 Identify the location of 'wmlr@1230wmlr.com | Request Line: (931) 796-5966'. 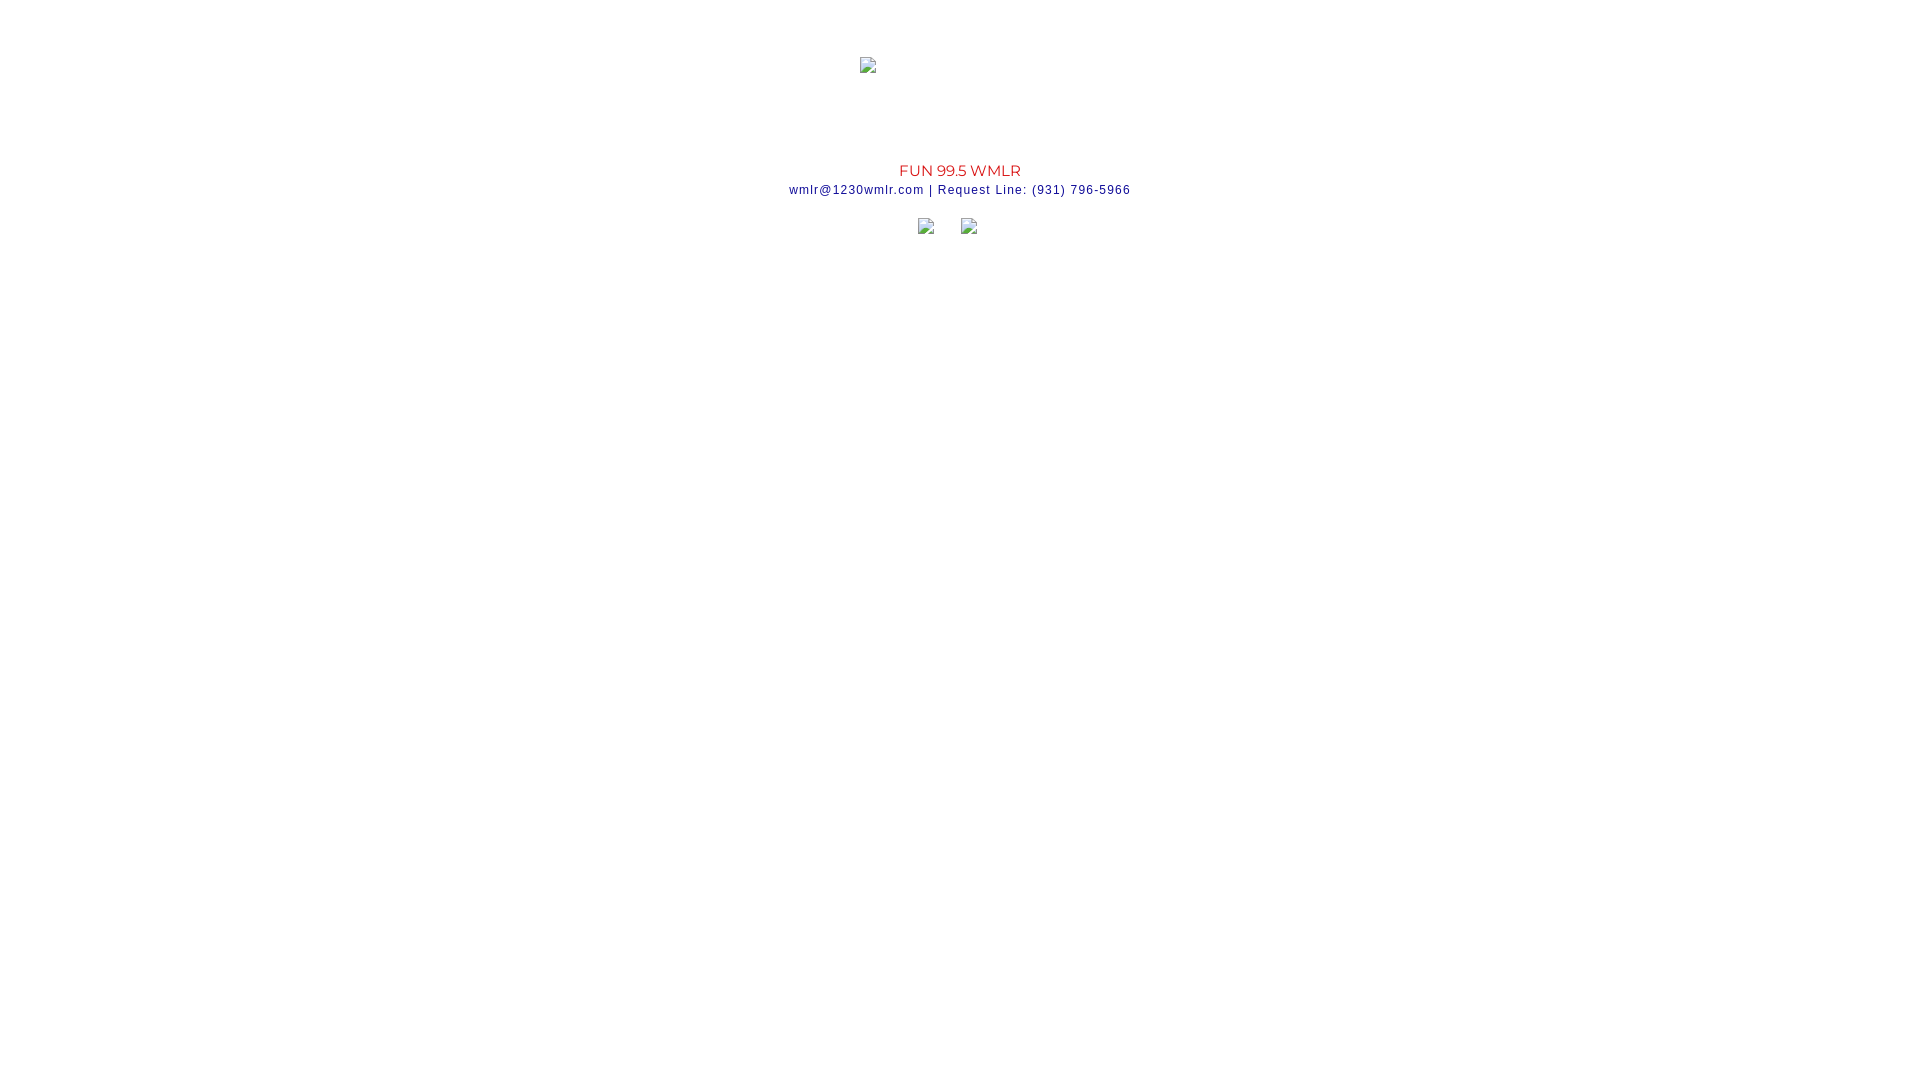
(960, 189).